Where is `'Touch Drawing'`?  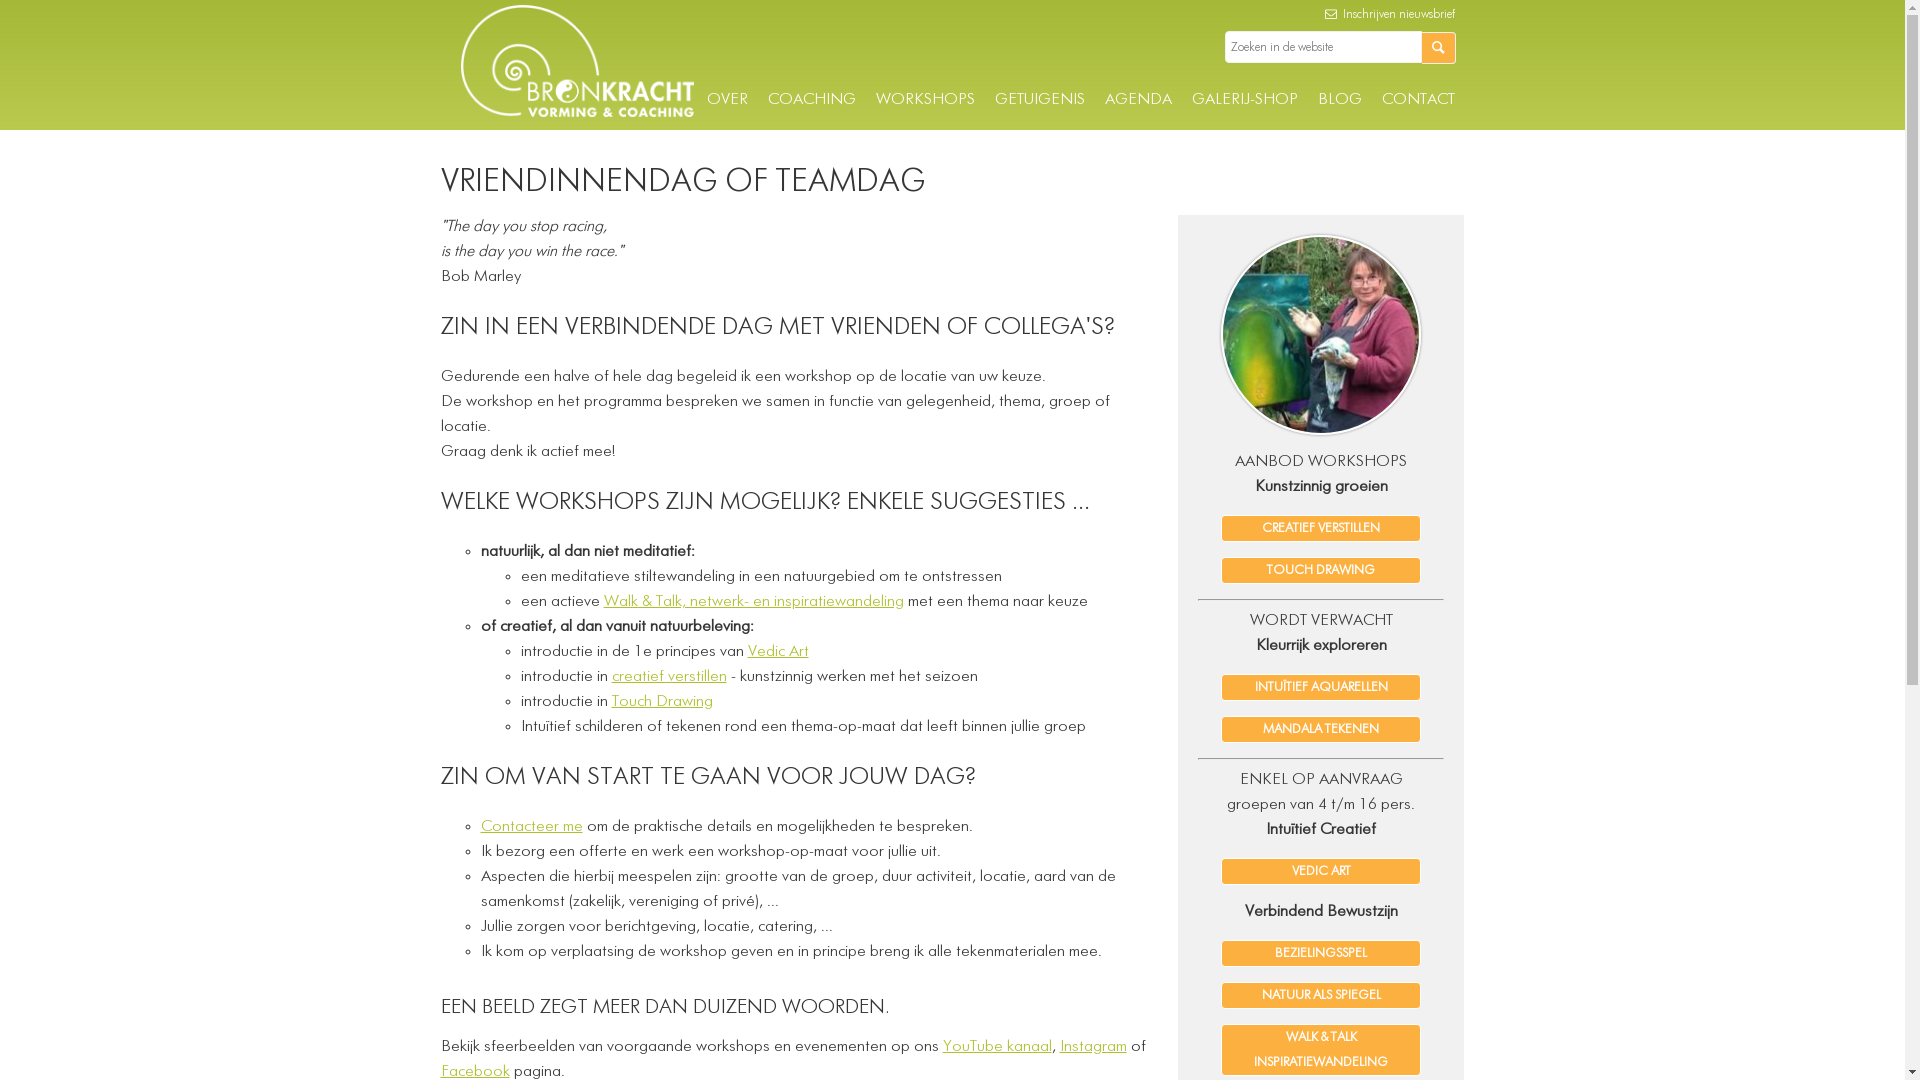
'Touch Drawing' is located at coordinates (662, 701).